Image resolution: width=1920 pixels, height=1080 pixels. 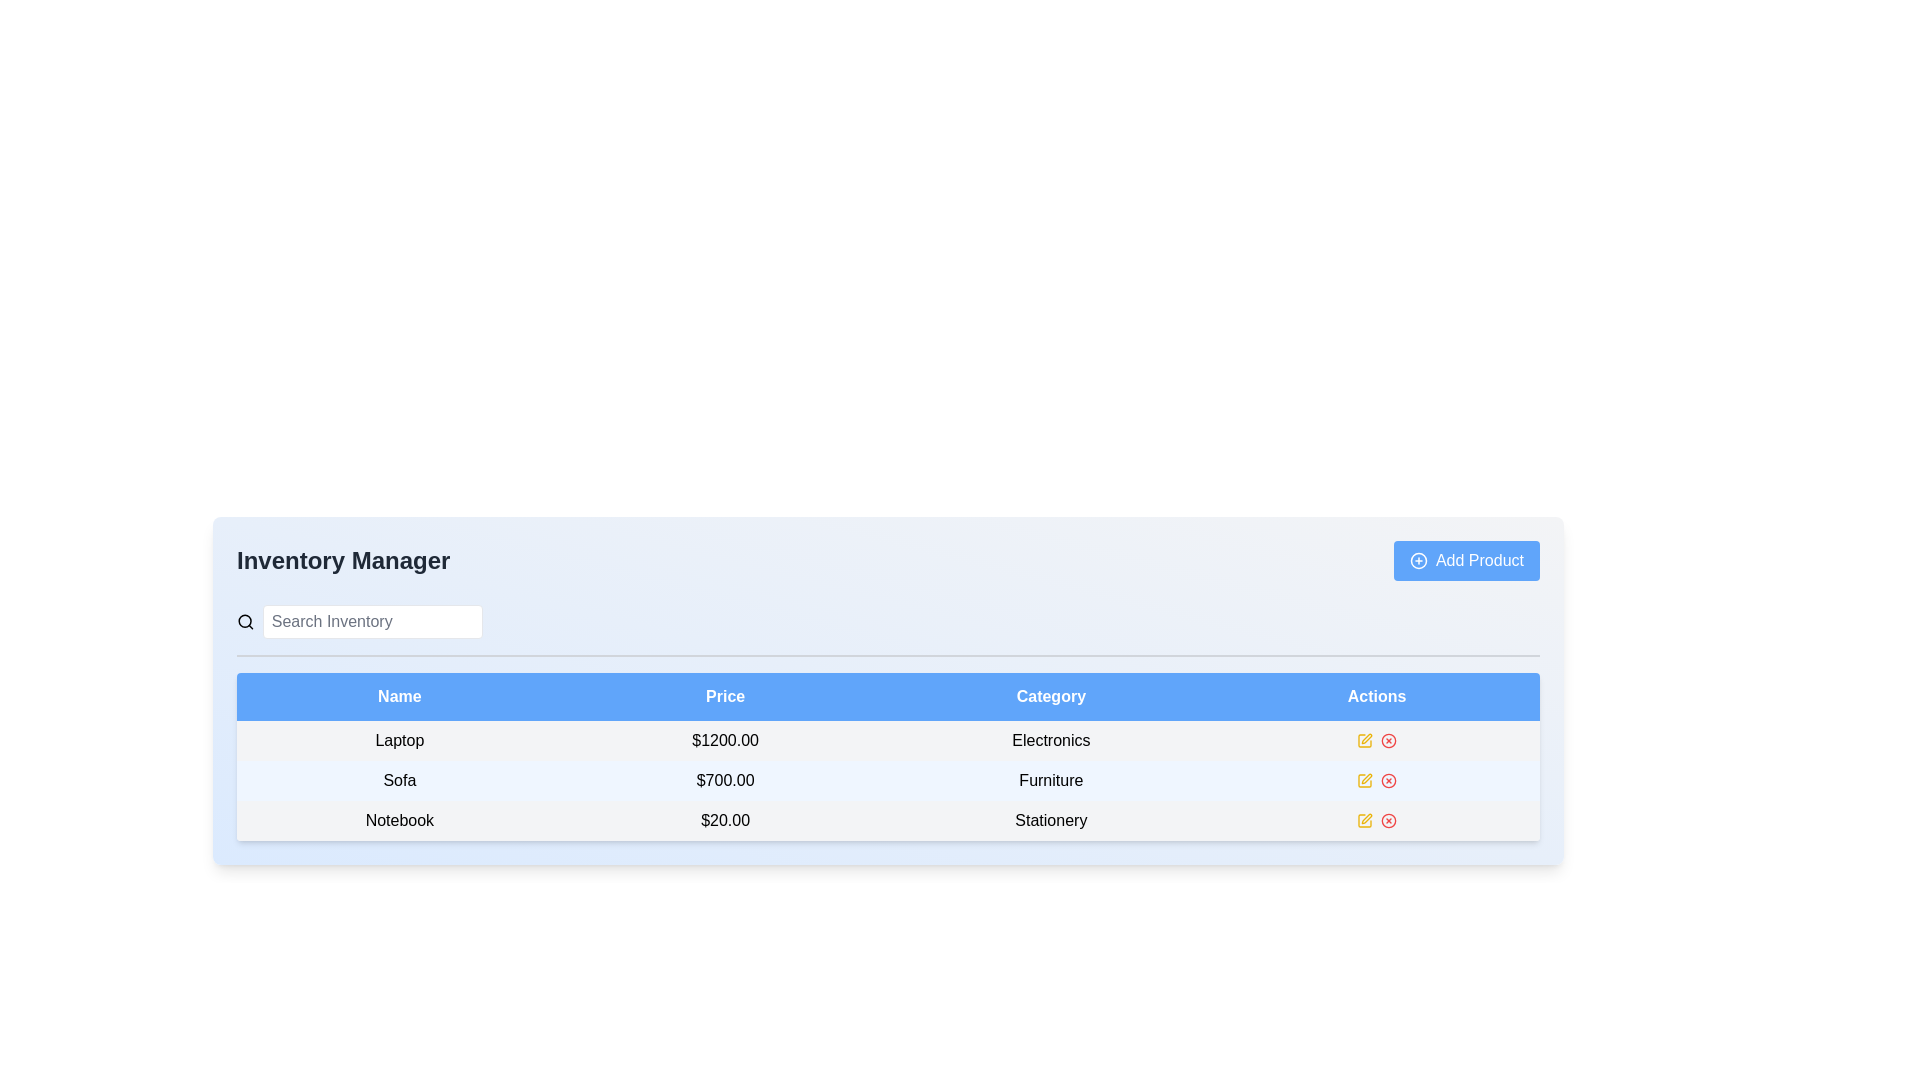 What do you see at coordinates (1388, 779) in the screenshot?
I see `the red circular icon with a white 'X' symbol in the 'Actions' column for the 'Sofa' item` at bounding box center [1388, 779].